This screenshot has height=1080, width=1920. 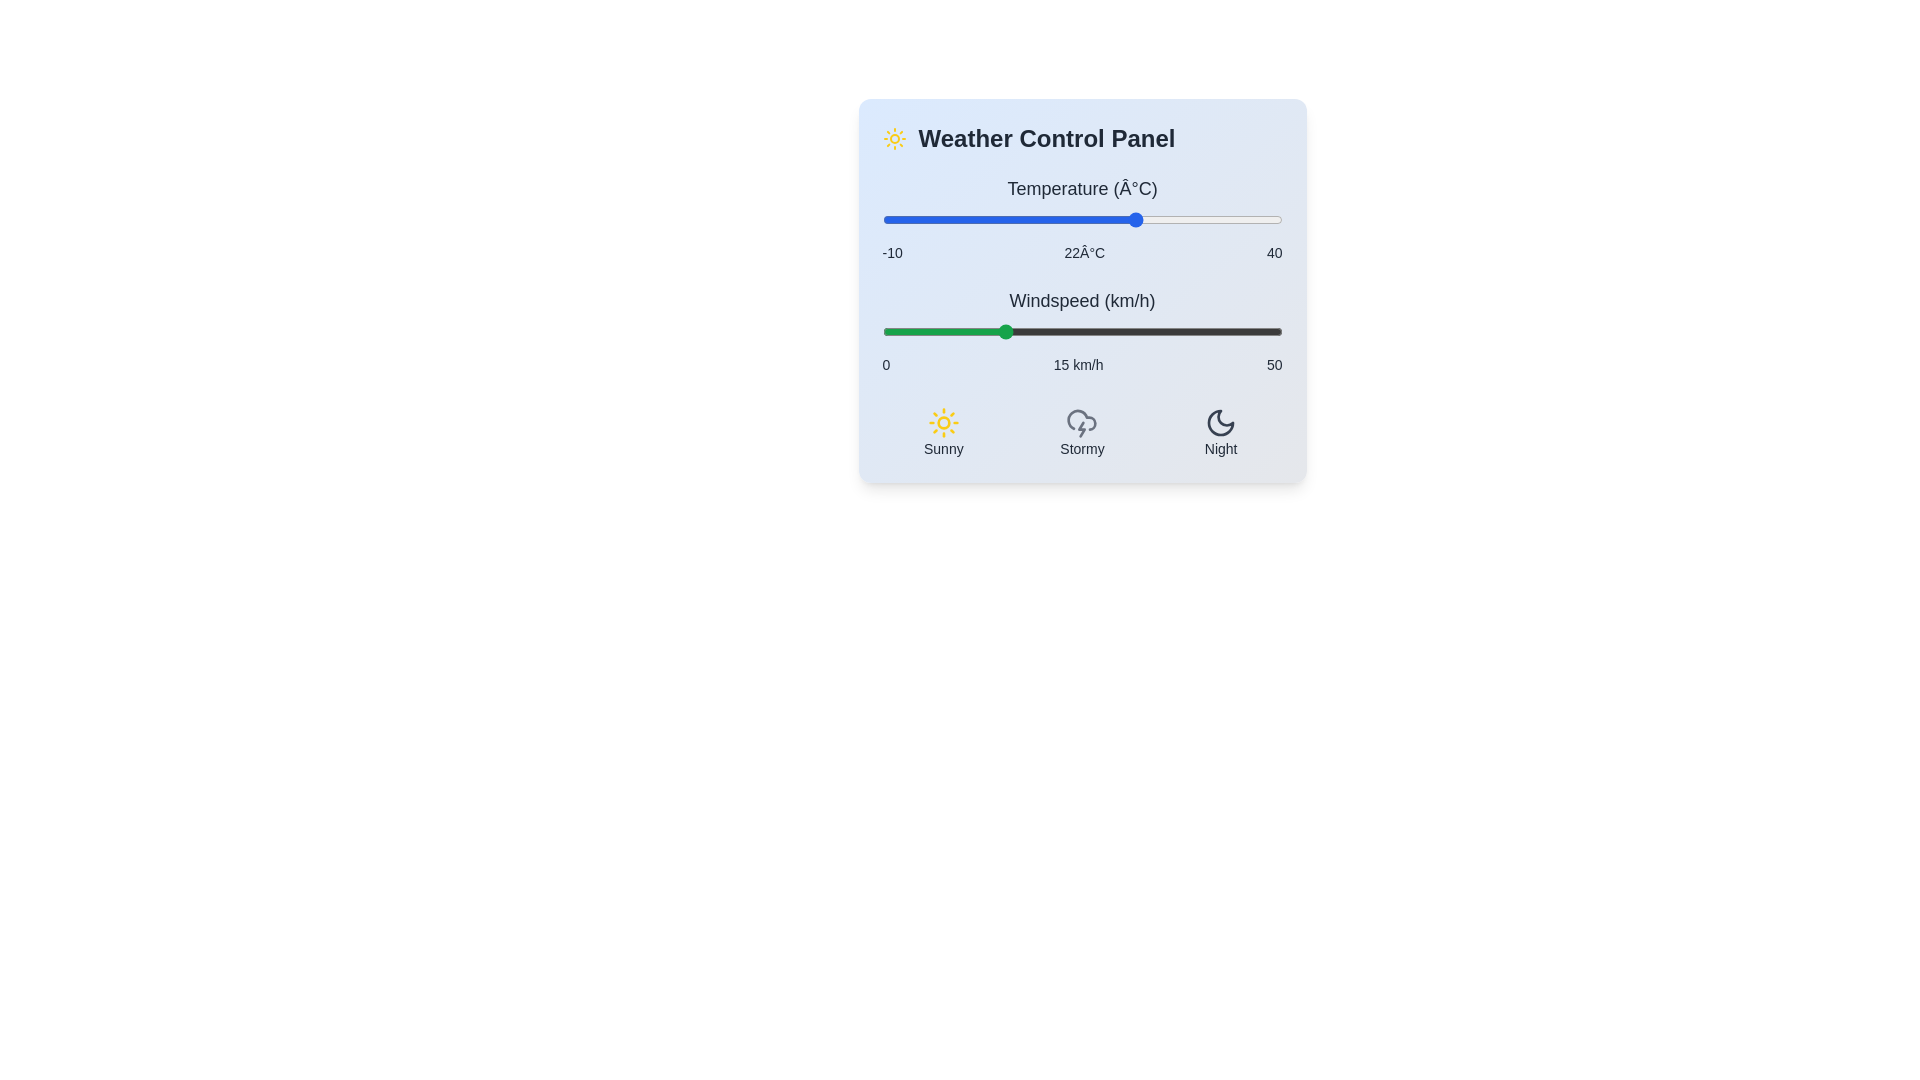 I want to click on the Temperature slider, so click(x=978, y=219).